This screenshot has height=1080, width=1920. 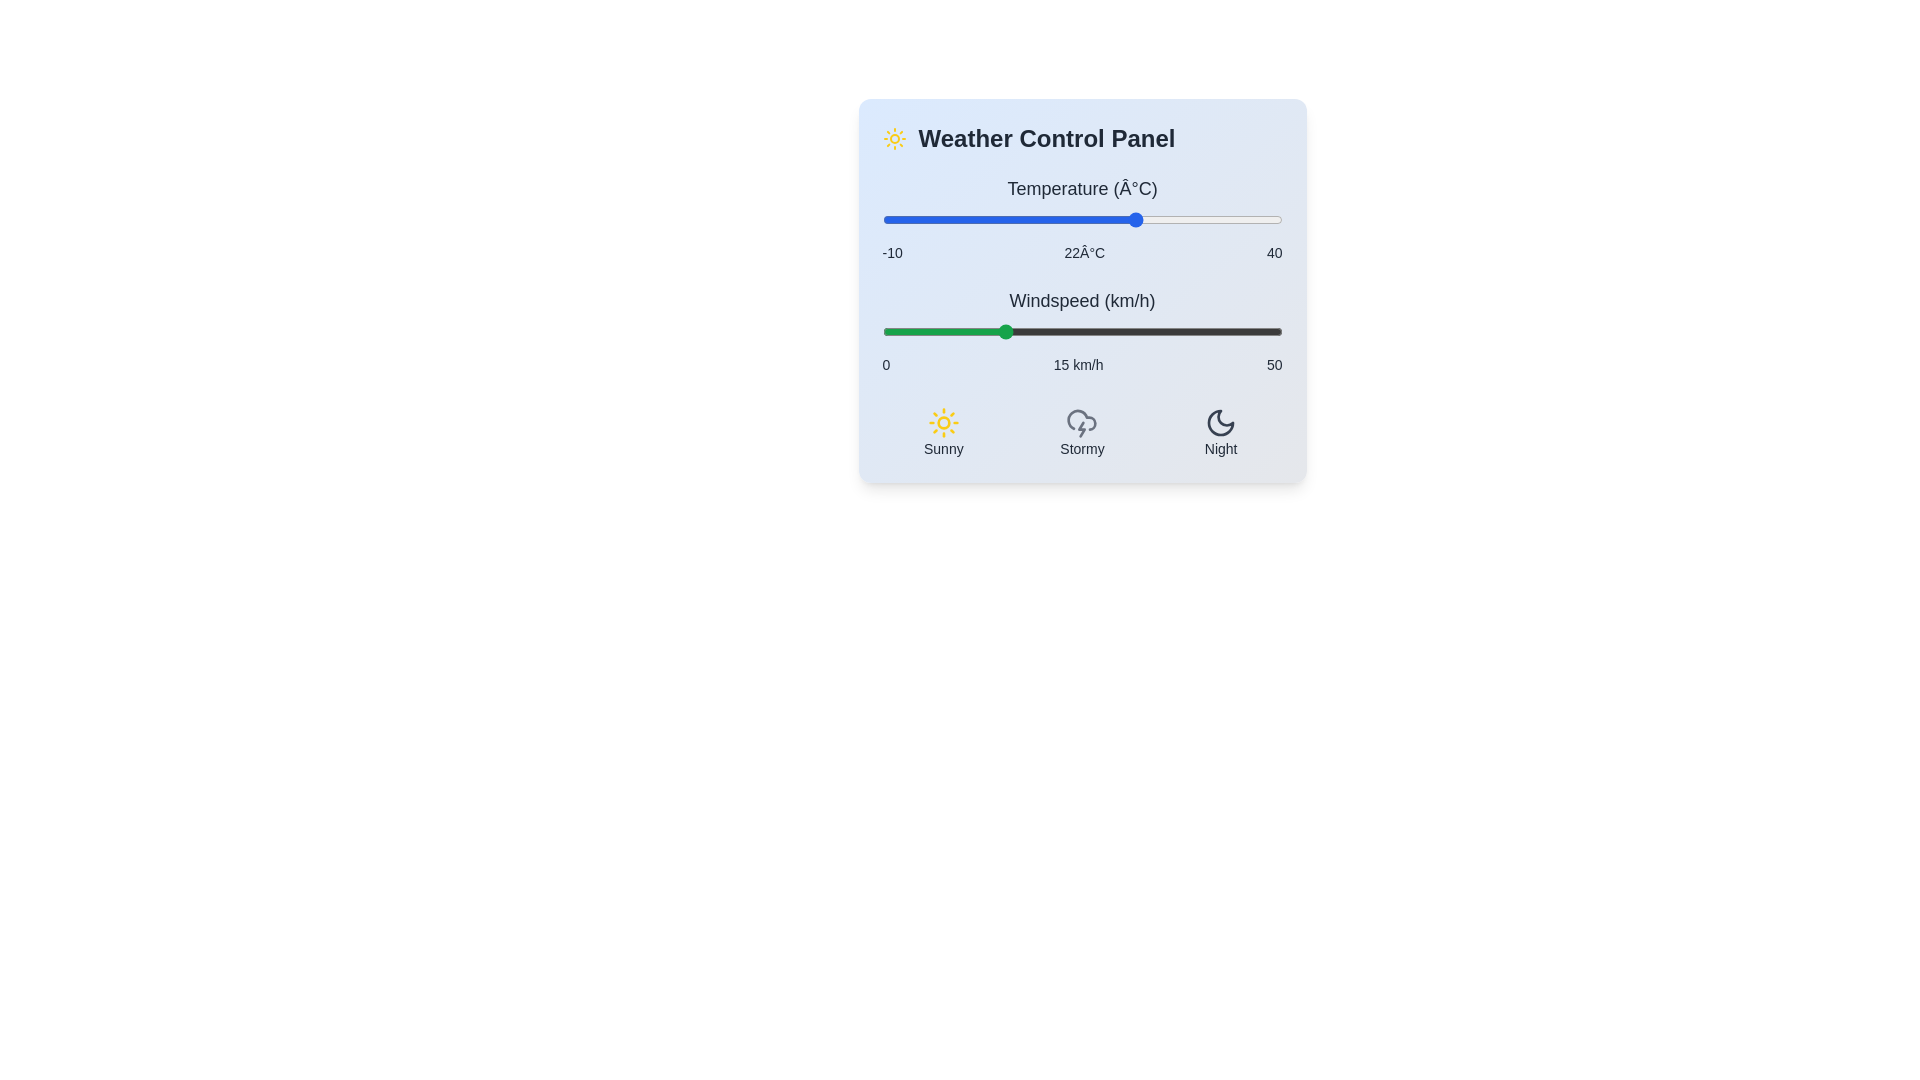 I want to click on the Temperature slider, so click(x=978, y=219).